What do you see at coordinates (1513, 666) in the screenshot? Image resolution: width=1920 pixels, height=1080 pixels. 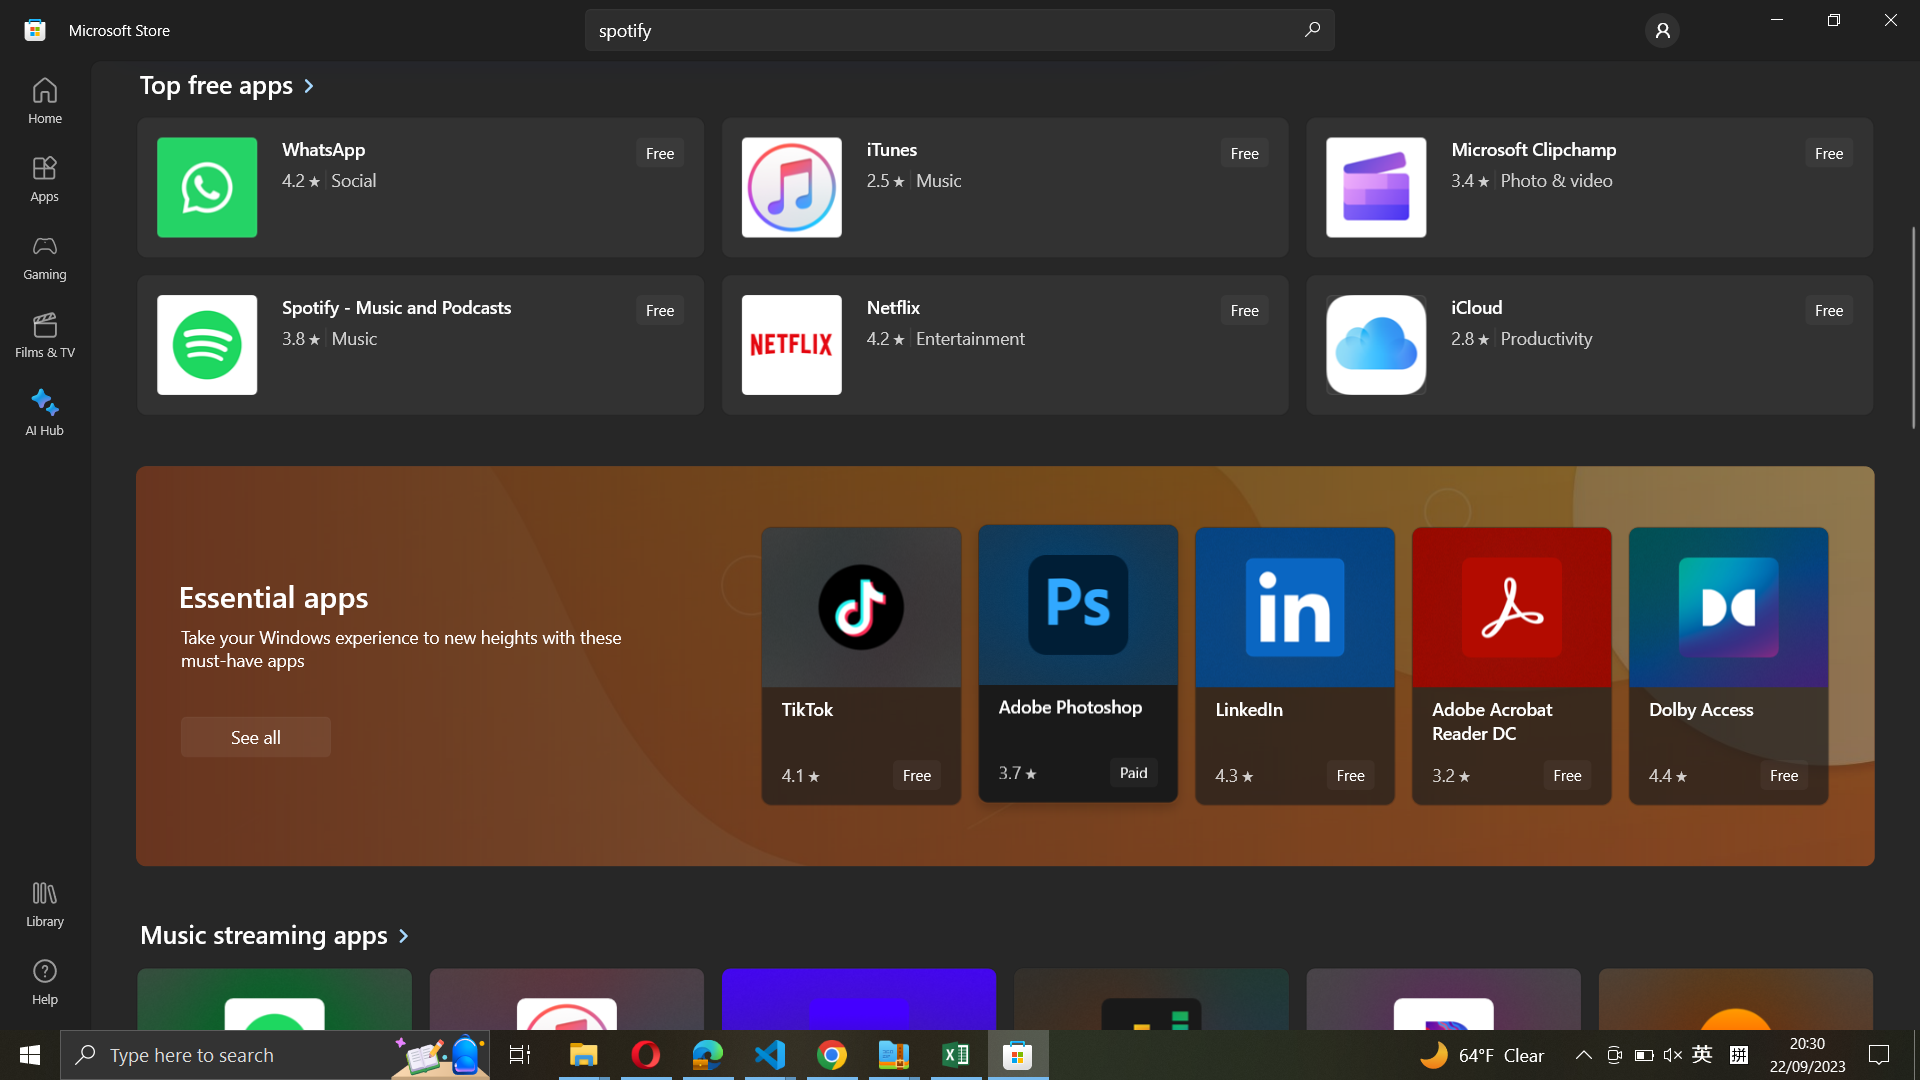 I see `Adobe Acrobat Reader DC` at bounding box center [1513, 666].